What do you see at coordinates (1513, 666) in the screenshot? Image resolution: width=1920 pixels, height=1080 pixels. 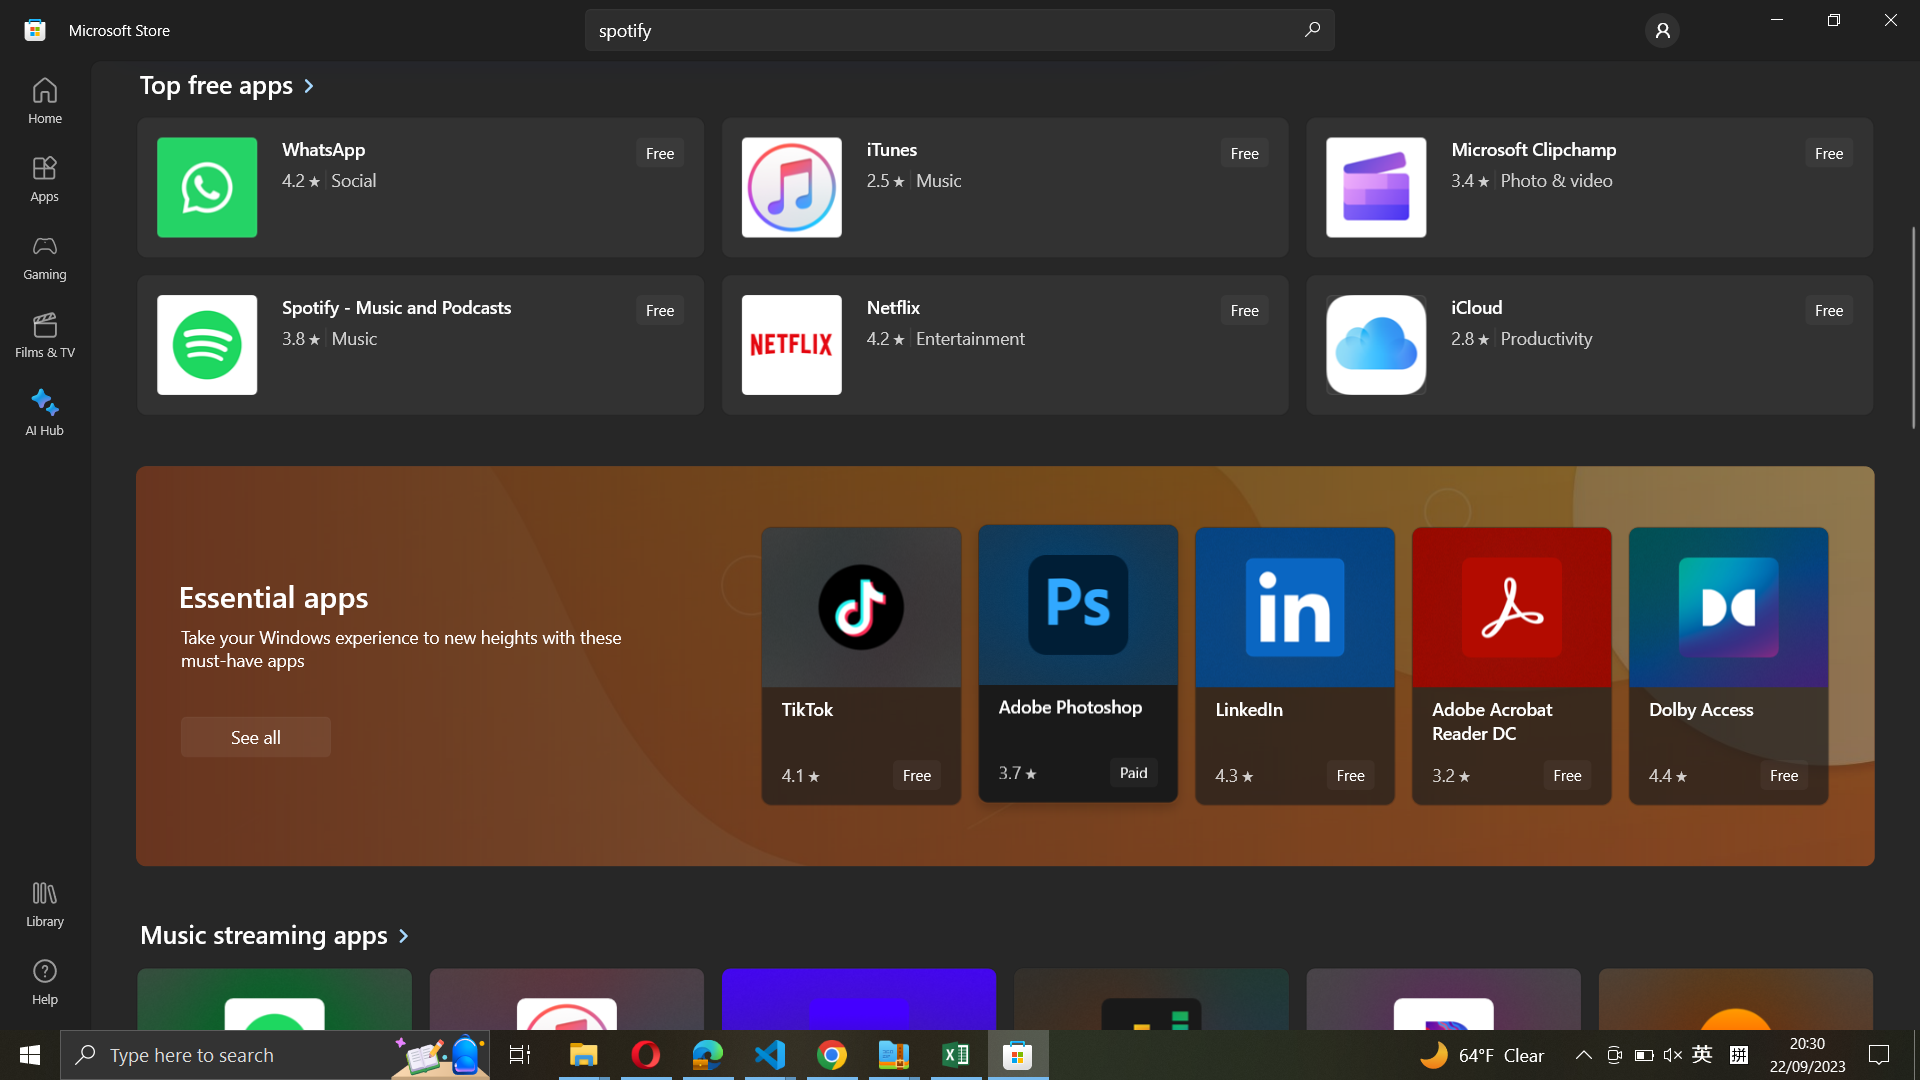 I see `Adobe Acrobat Reader DC` at bounding box center [1513, 666].